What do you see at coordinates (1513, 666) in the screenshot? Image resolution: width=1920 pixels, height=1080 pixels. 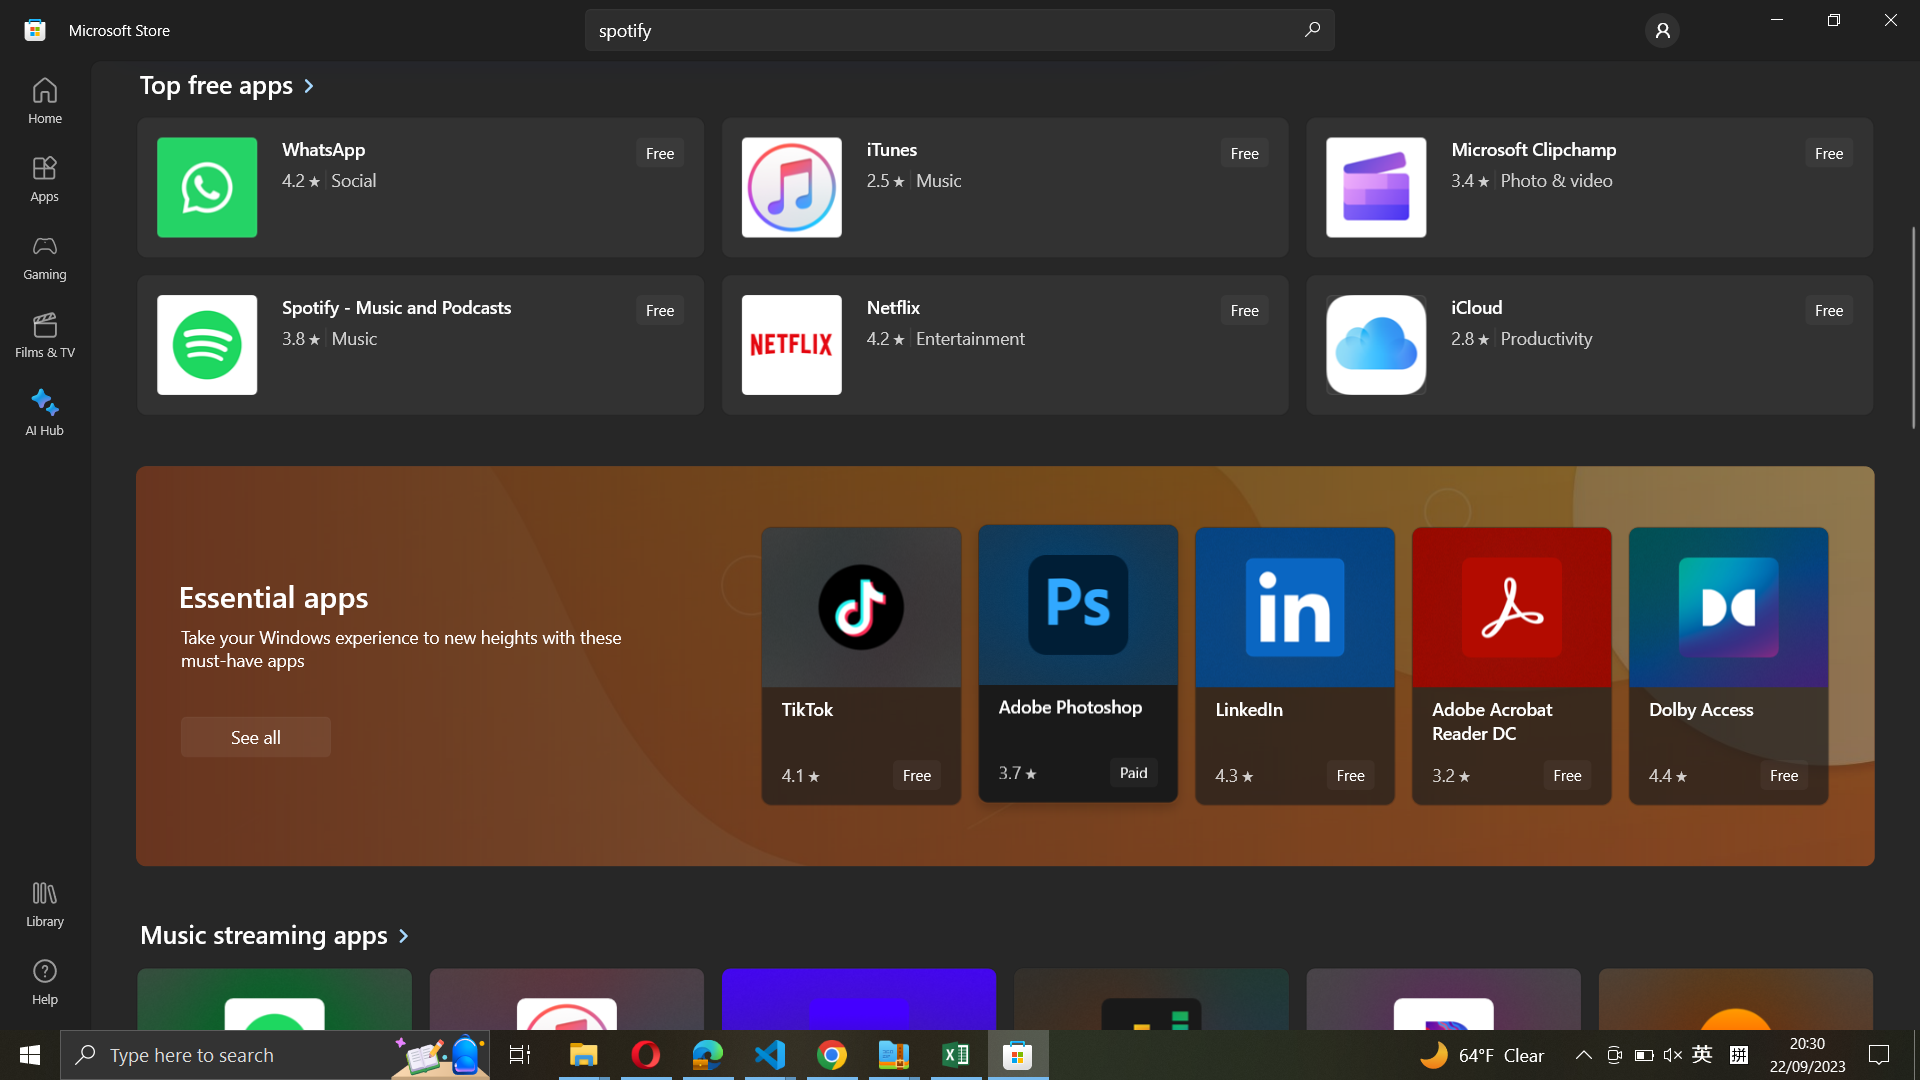 I see `Adobe Acrobat Reader DC` at bounding box center [1513, 666].